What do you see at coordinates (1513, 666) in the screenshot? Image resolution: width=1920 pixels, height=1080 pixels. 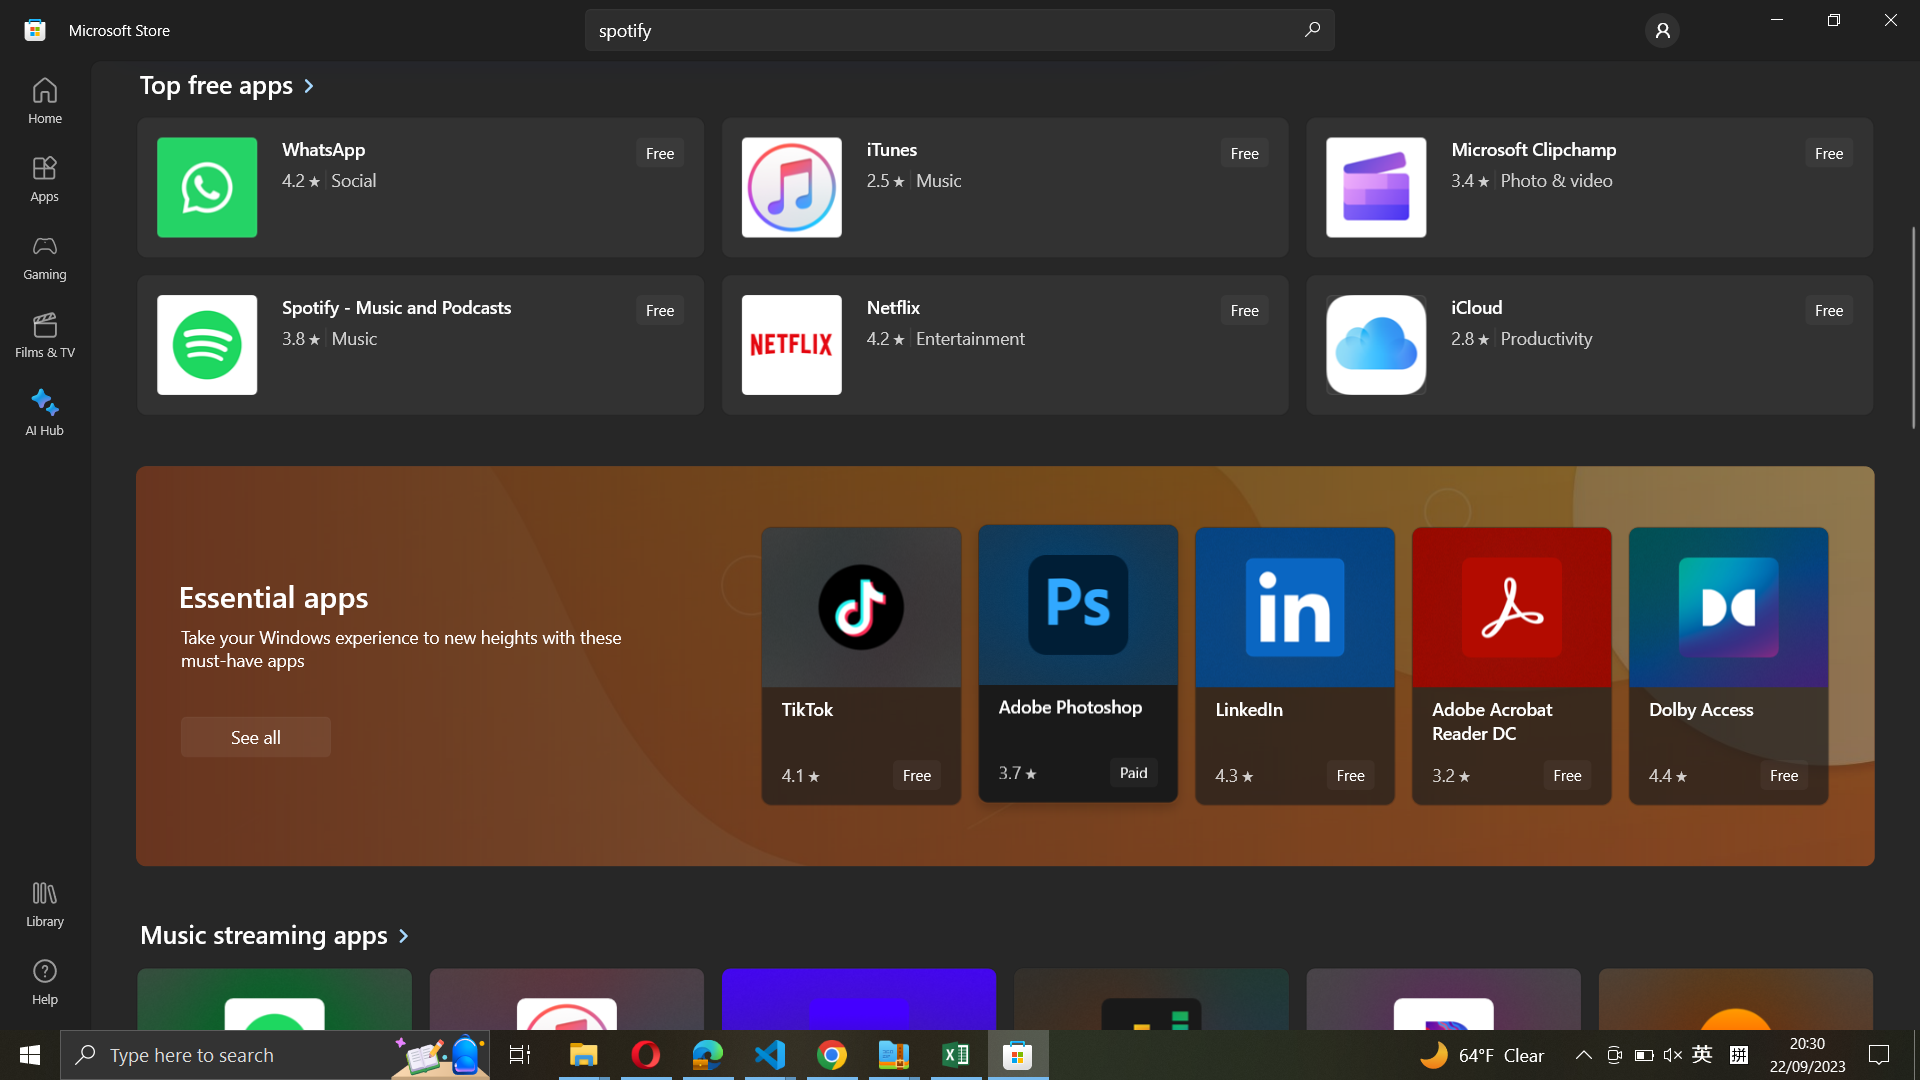 I see `Adobe Acrobat Reader DC` at bounding box center [1513, 666].